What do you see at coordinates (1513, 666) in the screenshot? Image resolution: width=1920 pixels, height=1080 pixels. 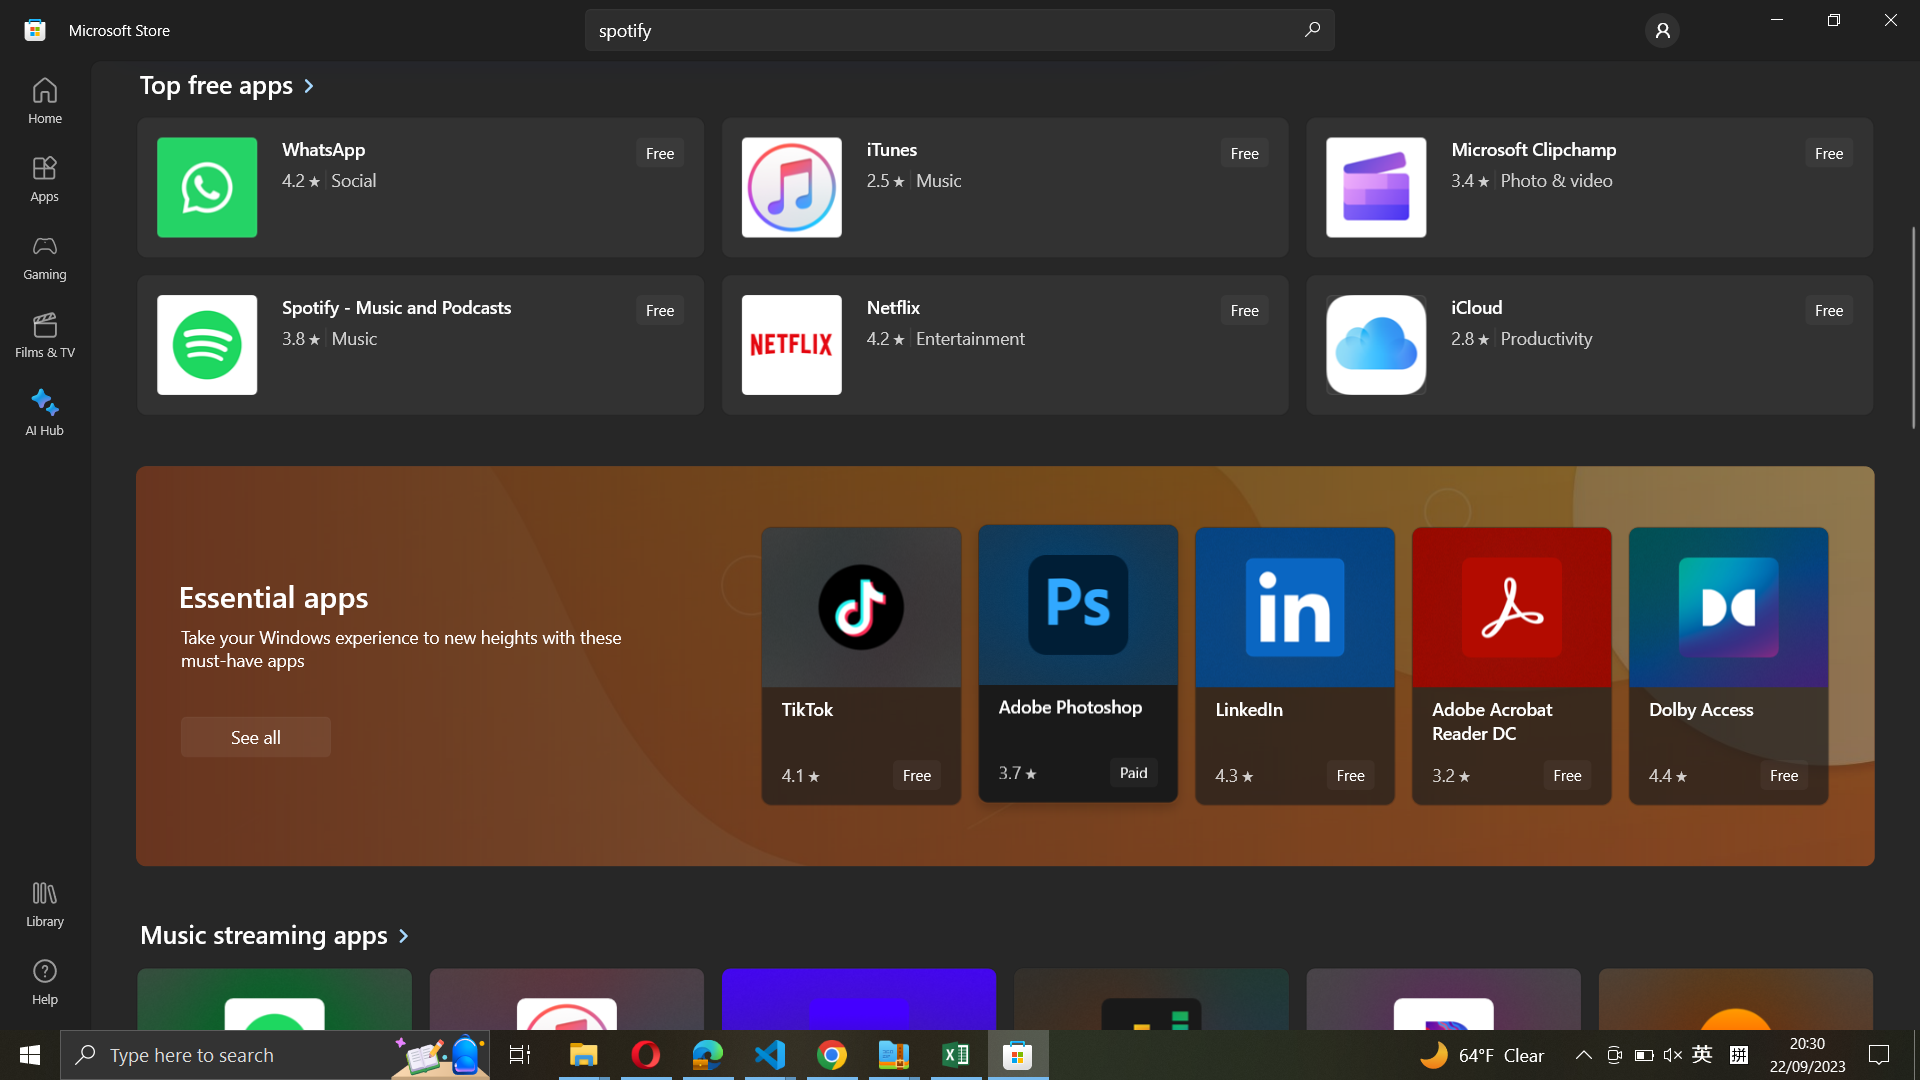 I see `Adobe Acrobat Reader DC` at bounding box center [1513, 666].